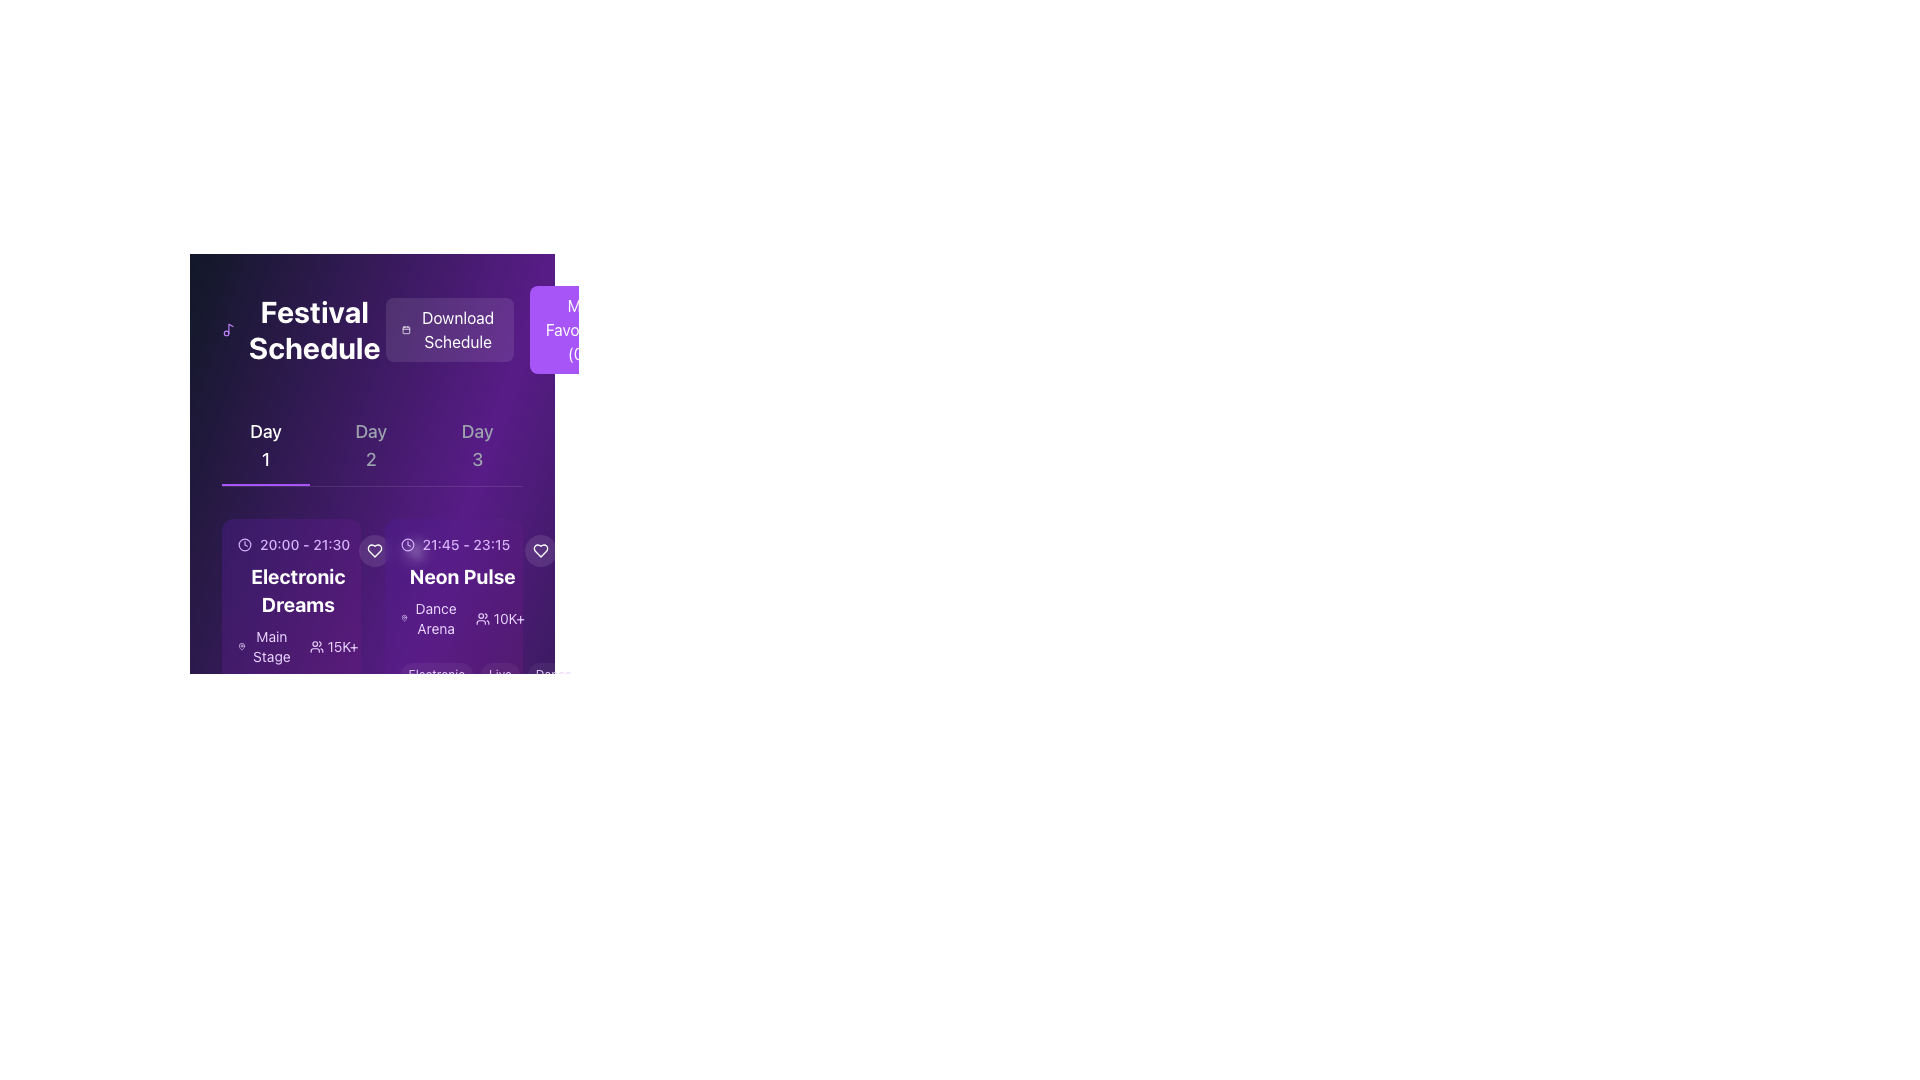 The height and width of the screenshot is (1080, 1920). What do you see at coordinates (334, 647) in the screenshot?
I see `element displaying '15K+' text on a purple background, which is located towards the bottom left of the event details panel for 'Electronic Dreams'` at bounding box center [334, 647].